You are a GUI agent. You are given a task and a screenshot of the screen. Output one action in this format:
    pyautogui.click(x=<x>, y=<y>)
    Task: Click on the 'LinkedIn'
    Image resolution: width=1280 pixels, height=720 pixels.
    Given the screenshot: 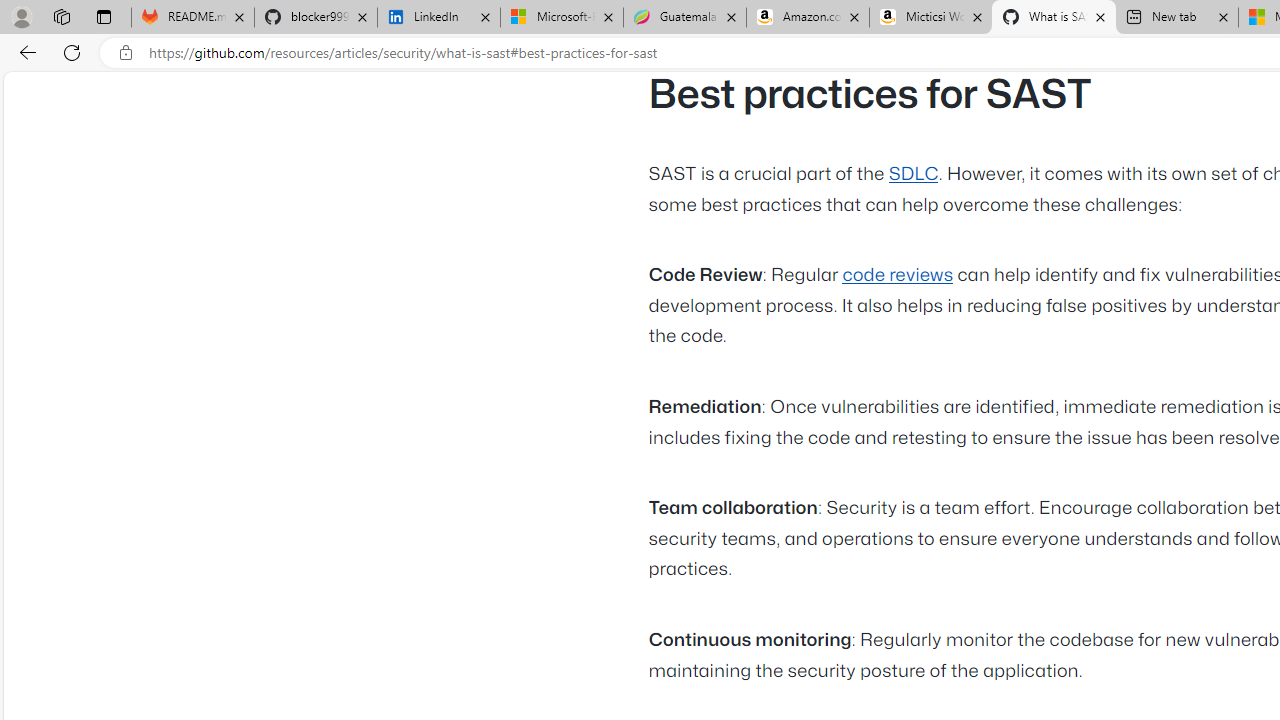 What is the action you would take?
    pyautogui.click(x=438, y=17)
    